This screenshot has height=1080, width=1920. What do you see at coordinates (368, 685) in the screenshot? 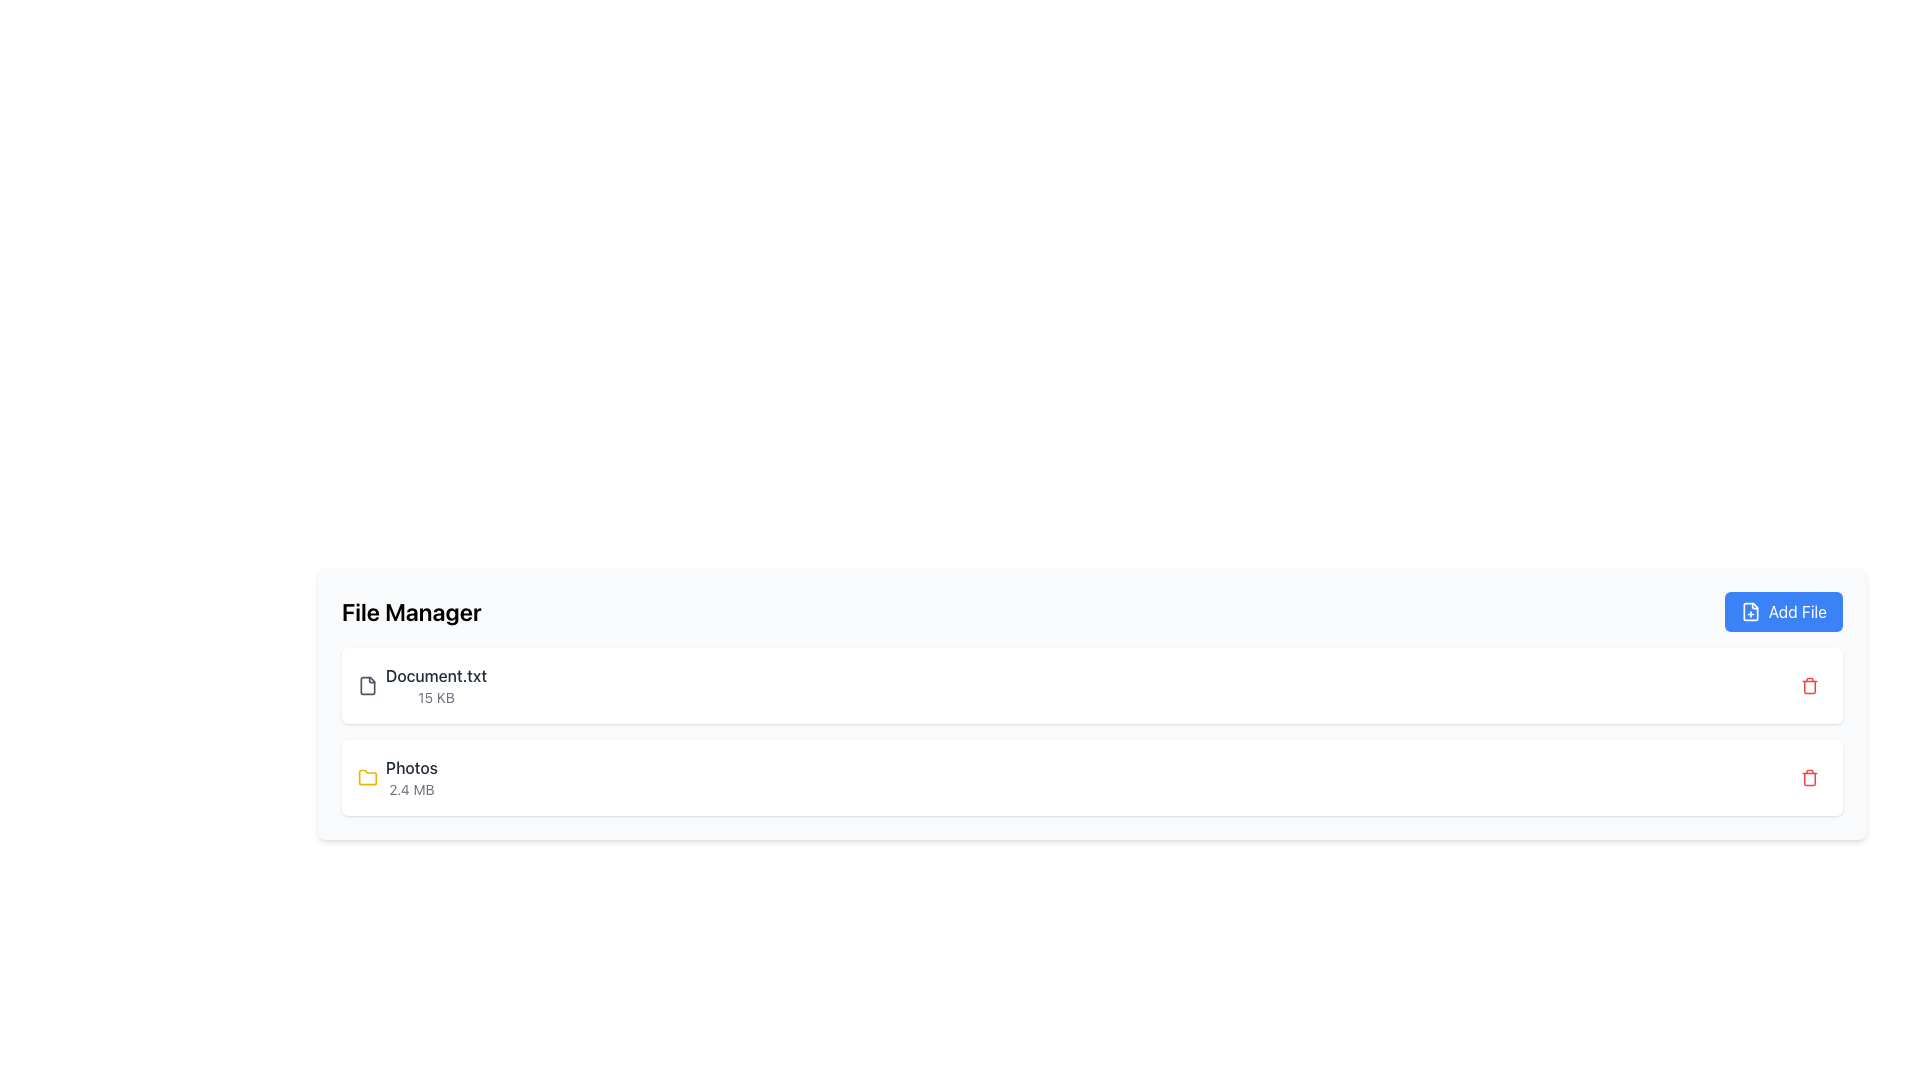
I see `the document icon, which is a rectangular shape with a folded-over corner, located in the upper-left section of the document entry row under the 'File Manager' section, adjacent to 'Document.txt'` at bounding box center [368, 685].